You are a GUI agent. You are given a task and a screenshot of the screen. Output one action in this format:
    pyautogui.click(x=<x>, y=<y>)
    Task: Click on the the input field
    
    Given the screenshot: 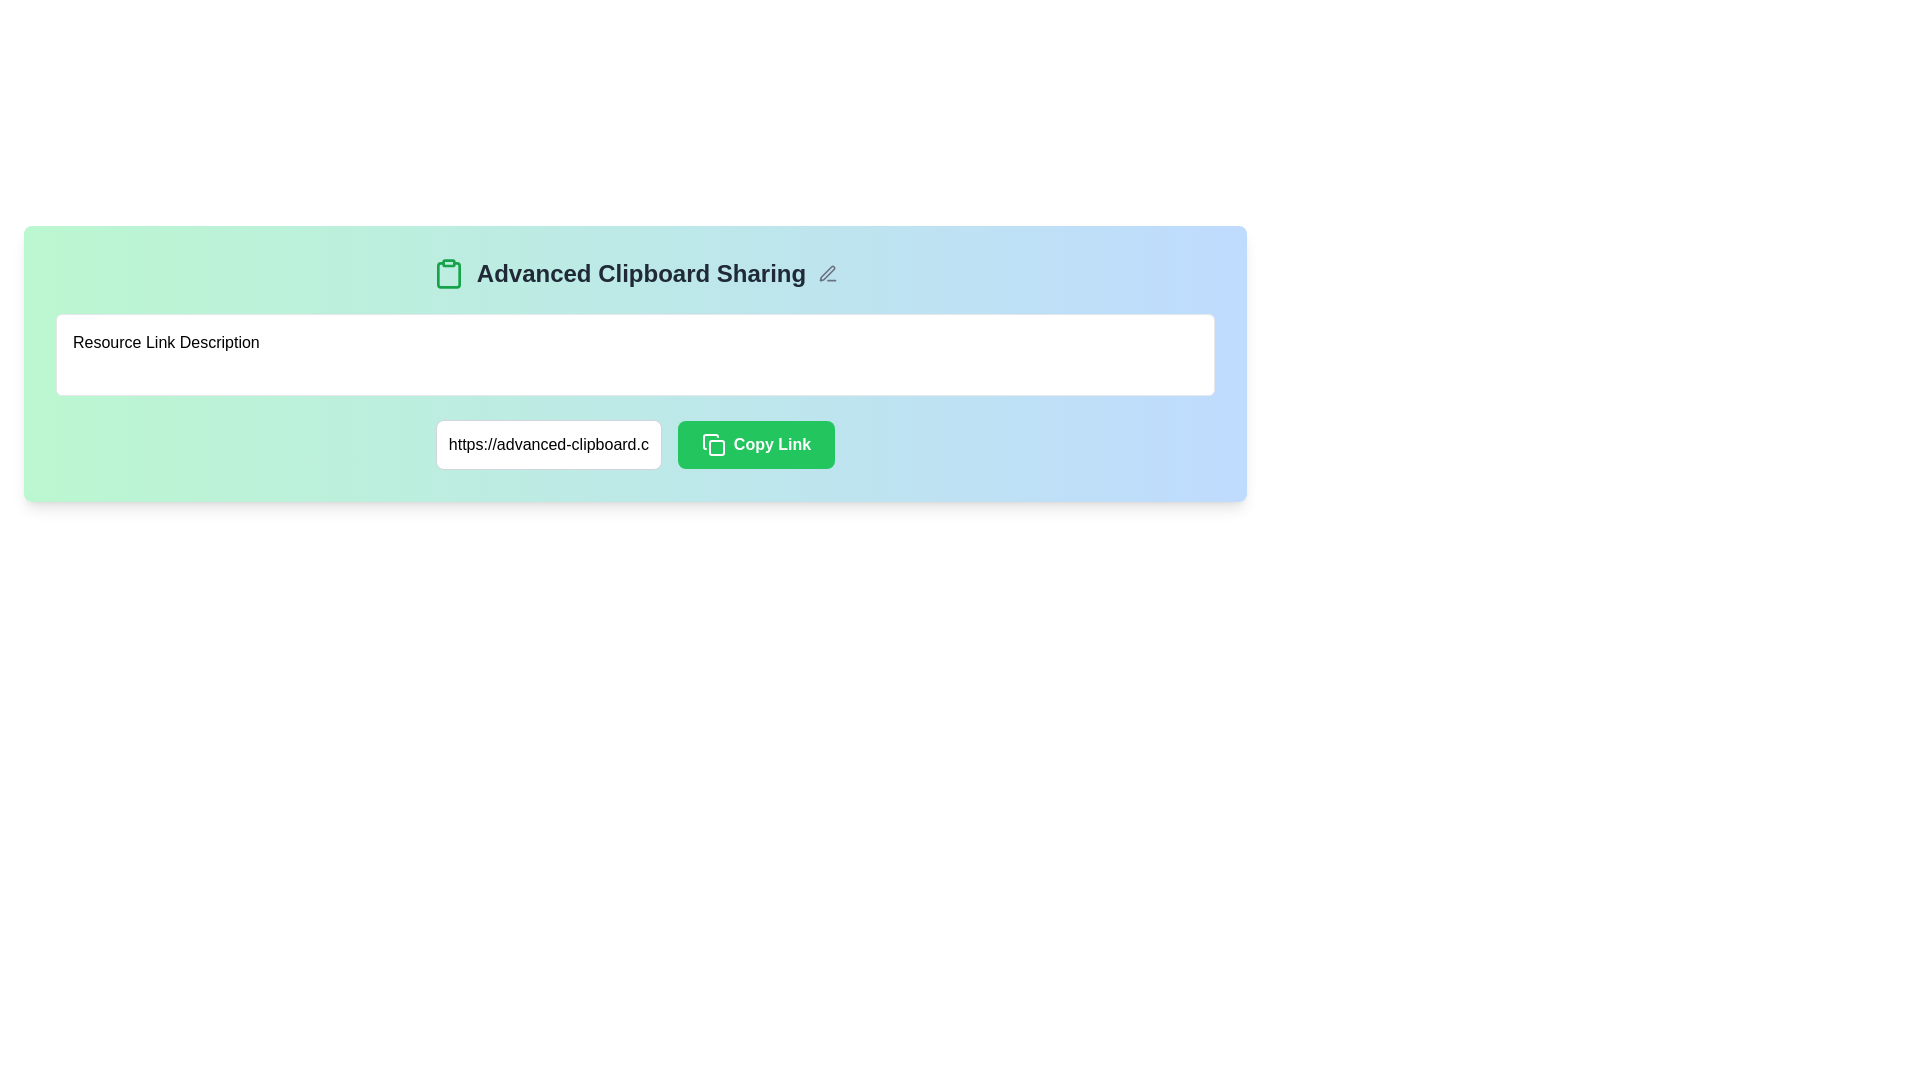 What is the action you would take?
    pyautogui.click(x=634, y=443)
    